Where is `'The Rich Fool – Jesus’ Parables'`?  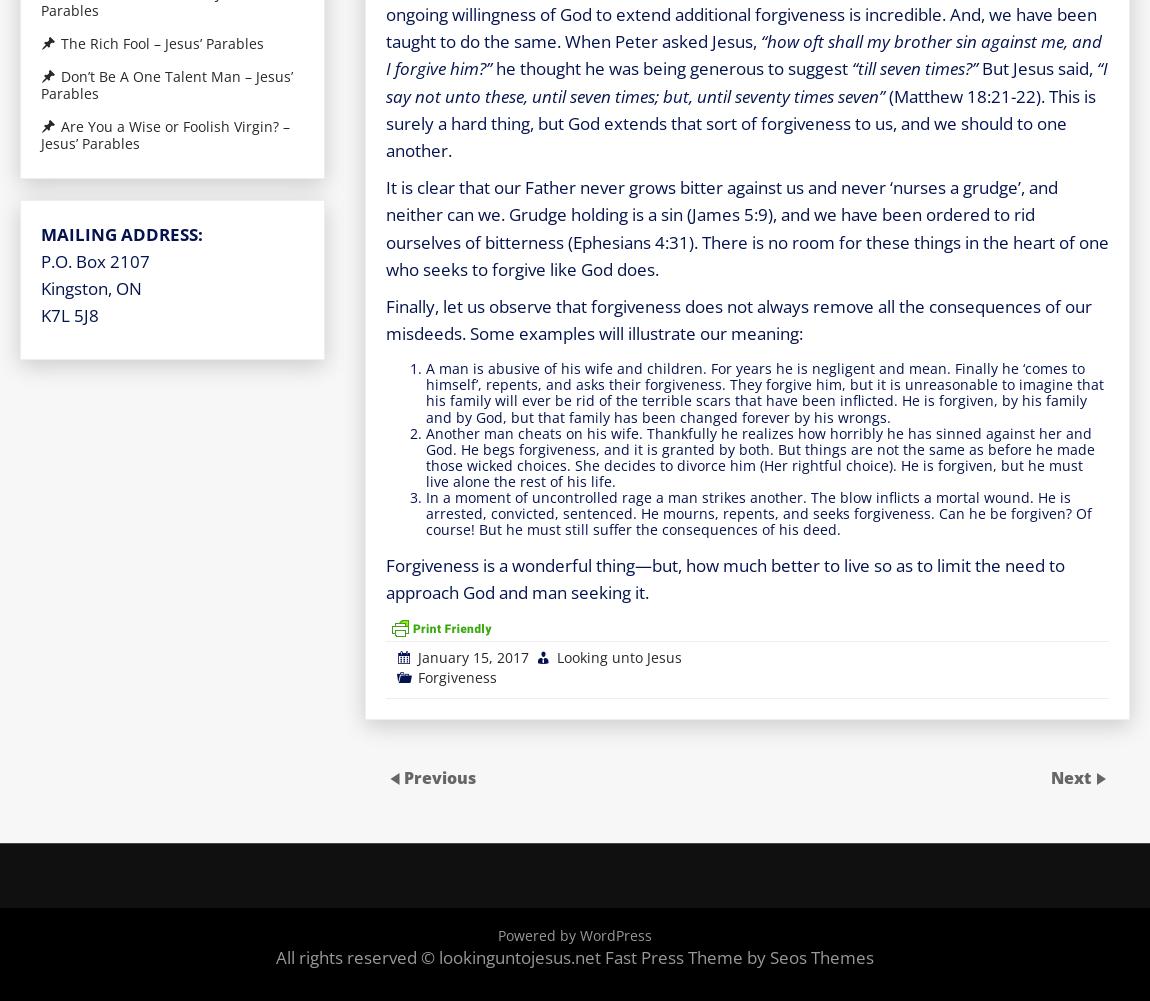
'The Rich Fool – Jesus’ Parables' is located at coordinates (59, 43).